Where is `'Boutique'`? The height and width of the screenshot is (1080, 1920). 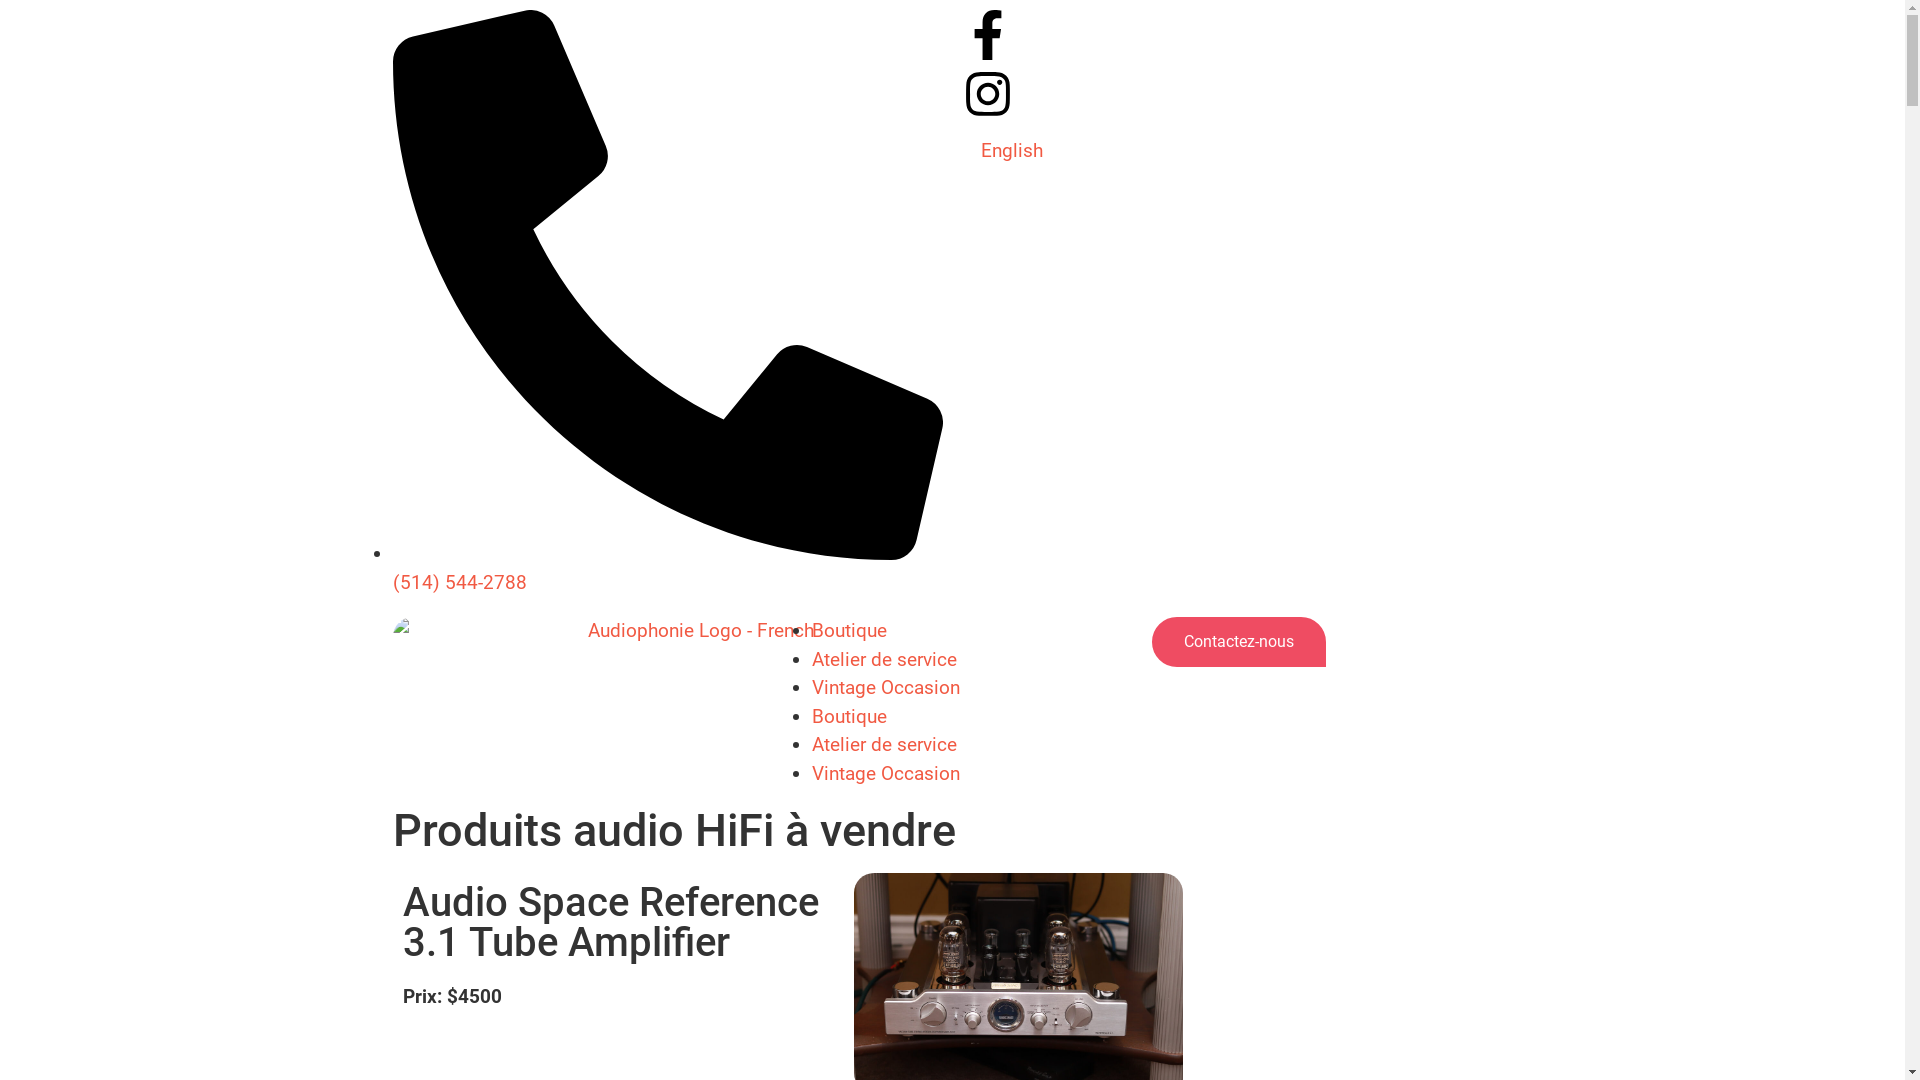 'Boutique' is located at coordinates (811, 714).